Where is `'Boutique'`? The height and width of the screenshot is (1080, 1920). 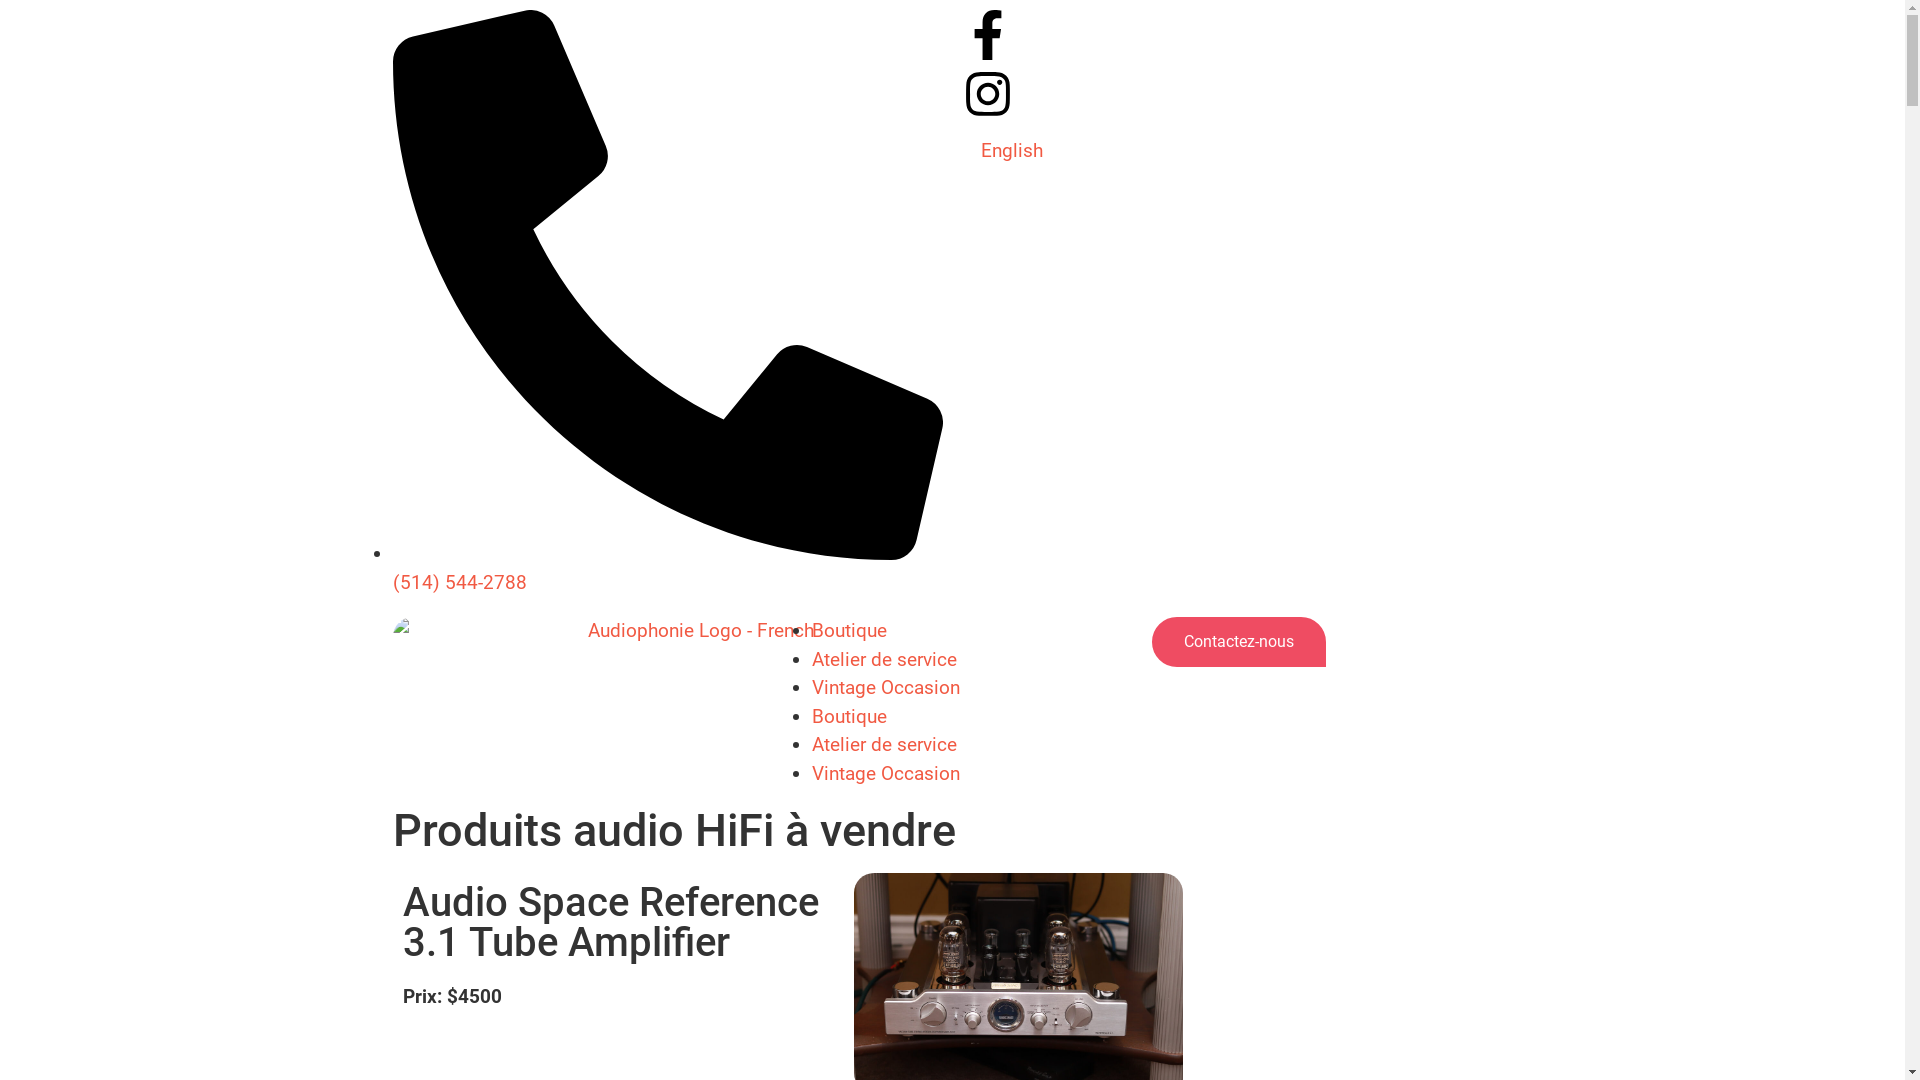 'Boutique' is located at coordinates (811, 714).